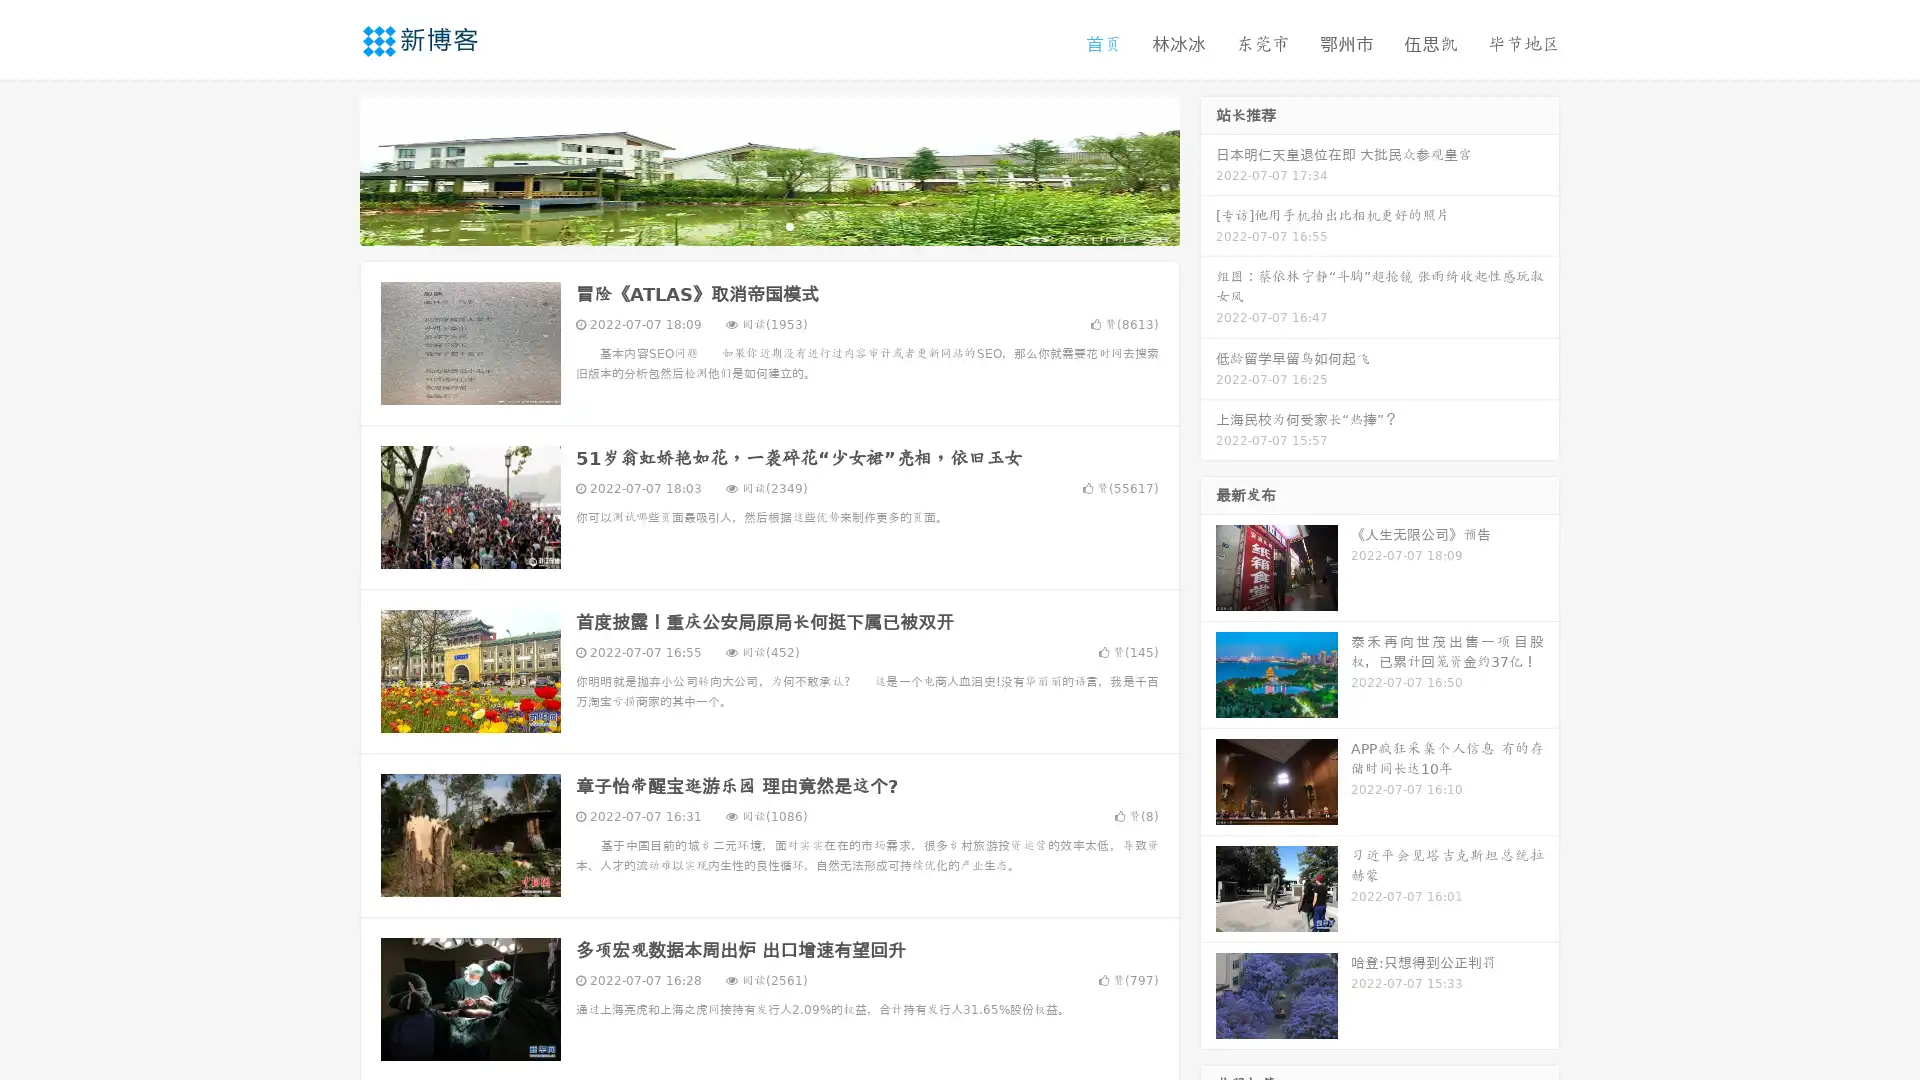  Describe the element at coordinates (330, 168) in the screenshot. I see `Previous slide` at that location.